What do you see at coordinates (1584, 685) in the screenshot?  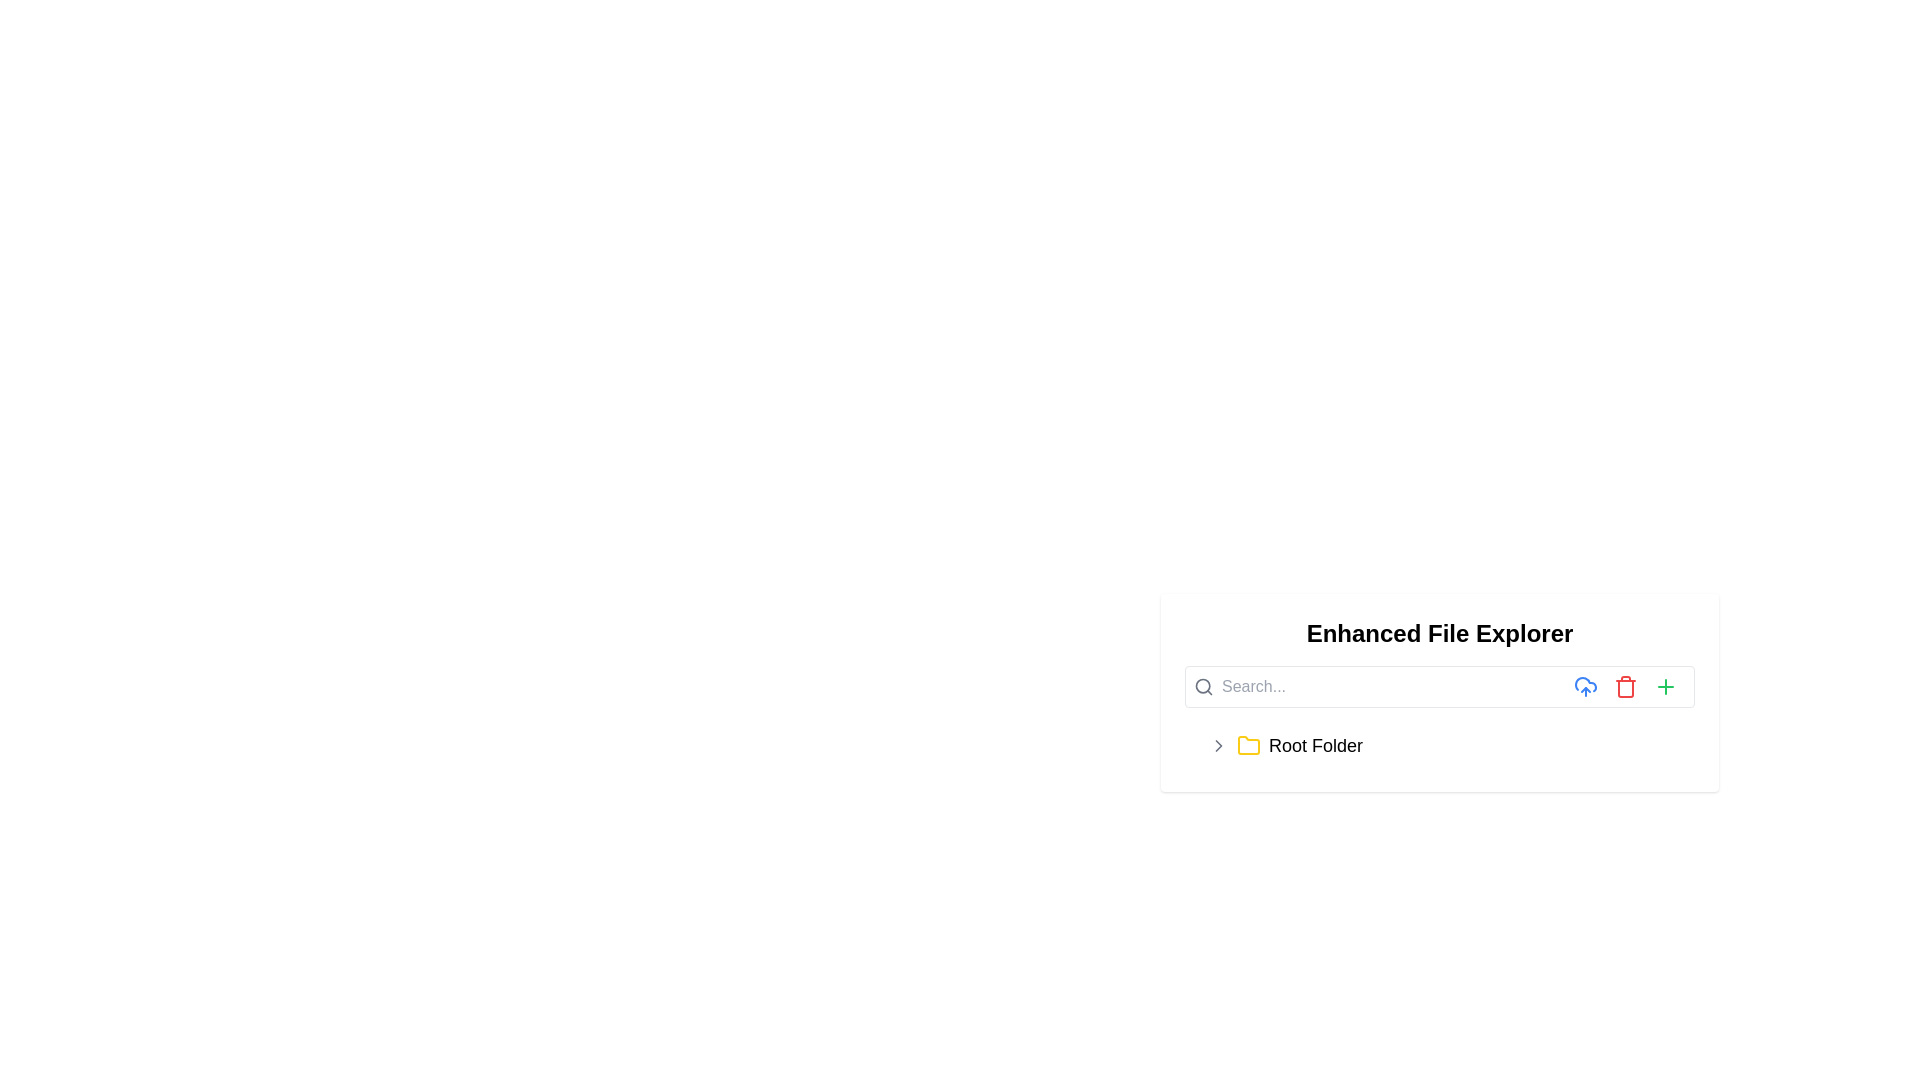 I see `the upload icon button located in the navigation bar to the right of the search bar to initiate the uploading functionality` at bounding box center [1584, 685].